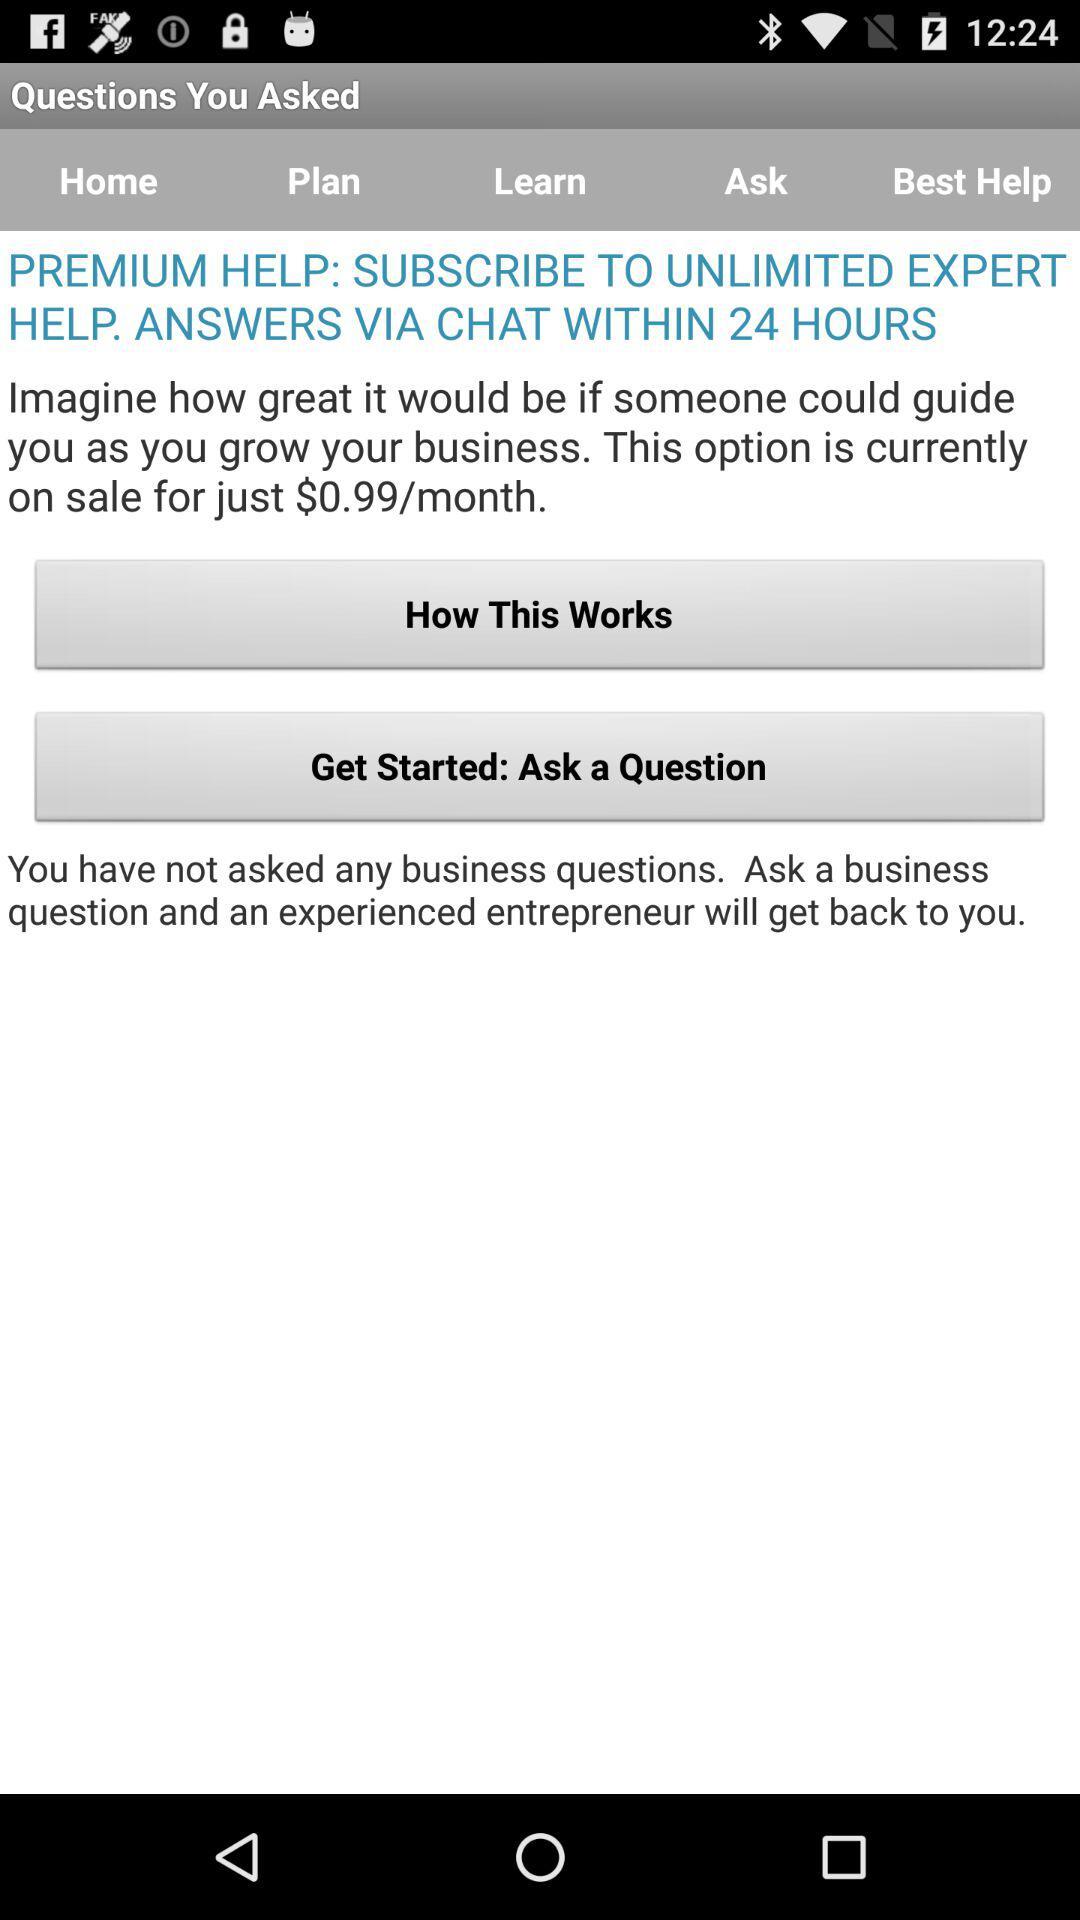 The image size is (1080, 1920). Describe the element at coordinates (540, 771) in the screenshot. I see `the item below how this works icon` at that location.